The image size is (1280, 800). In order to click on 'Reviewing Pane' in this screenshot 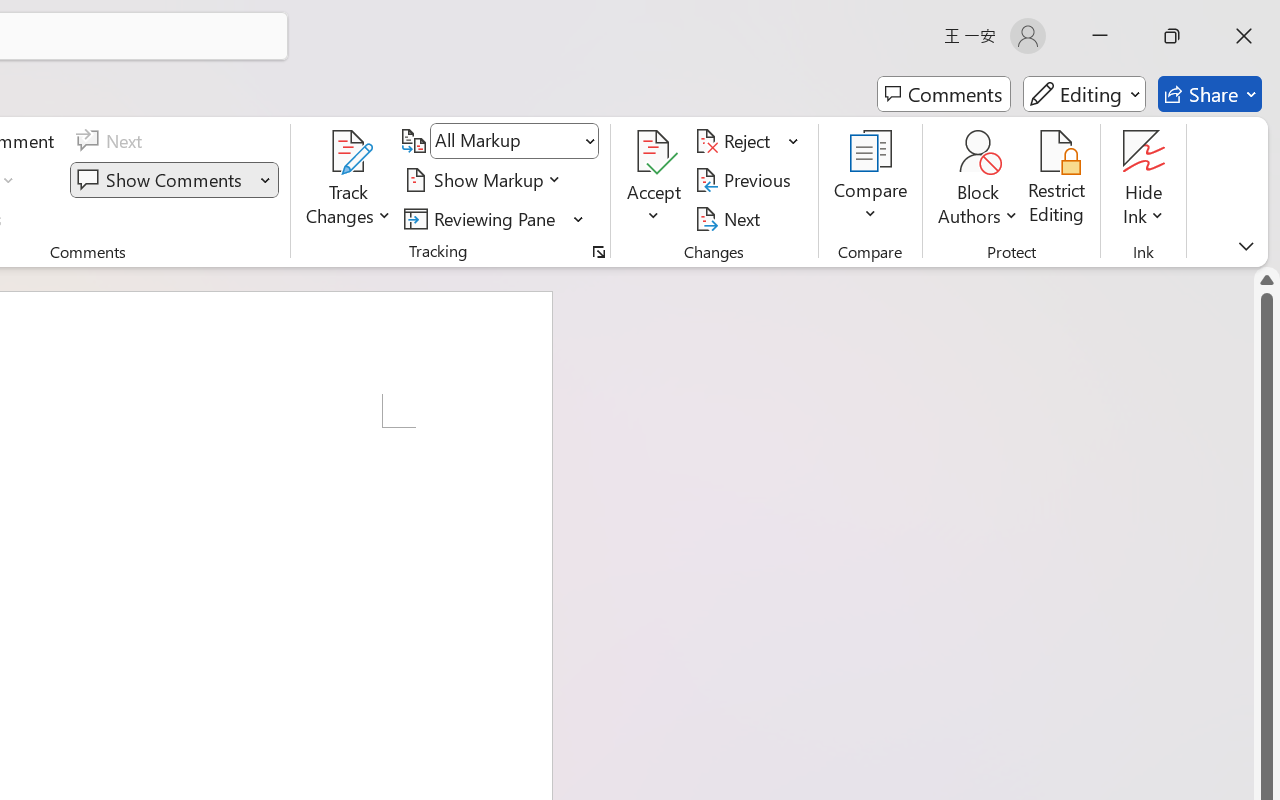, I will do `click(483, 218)`.